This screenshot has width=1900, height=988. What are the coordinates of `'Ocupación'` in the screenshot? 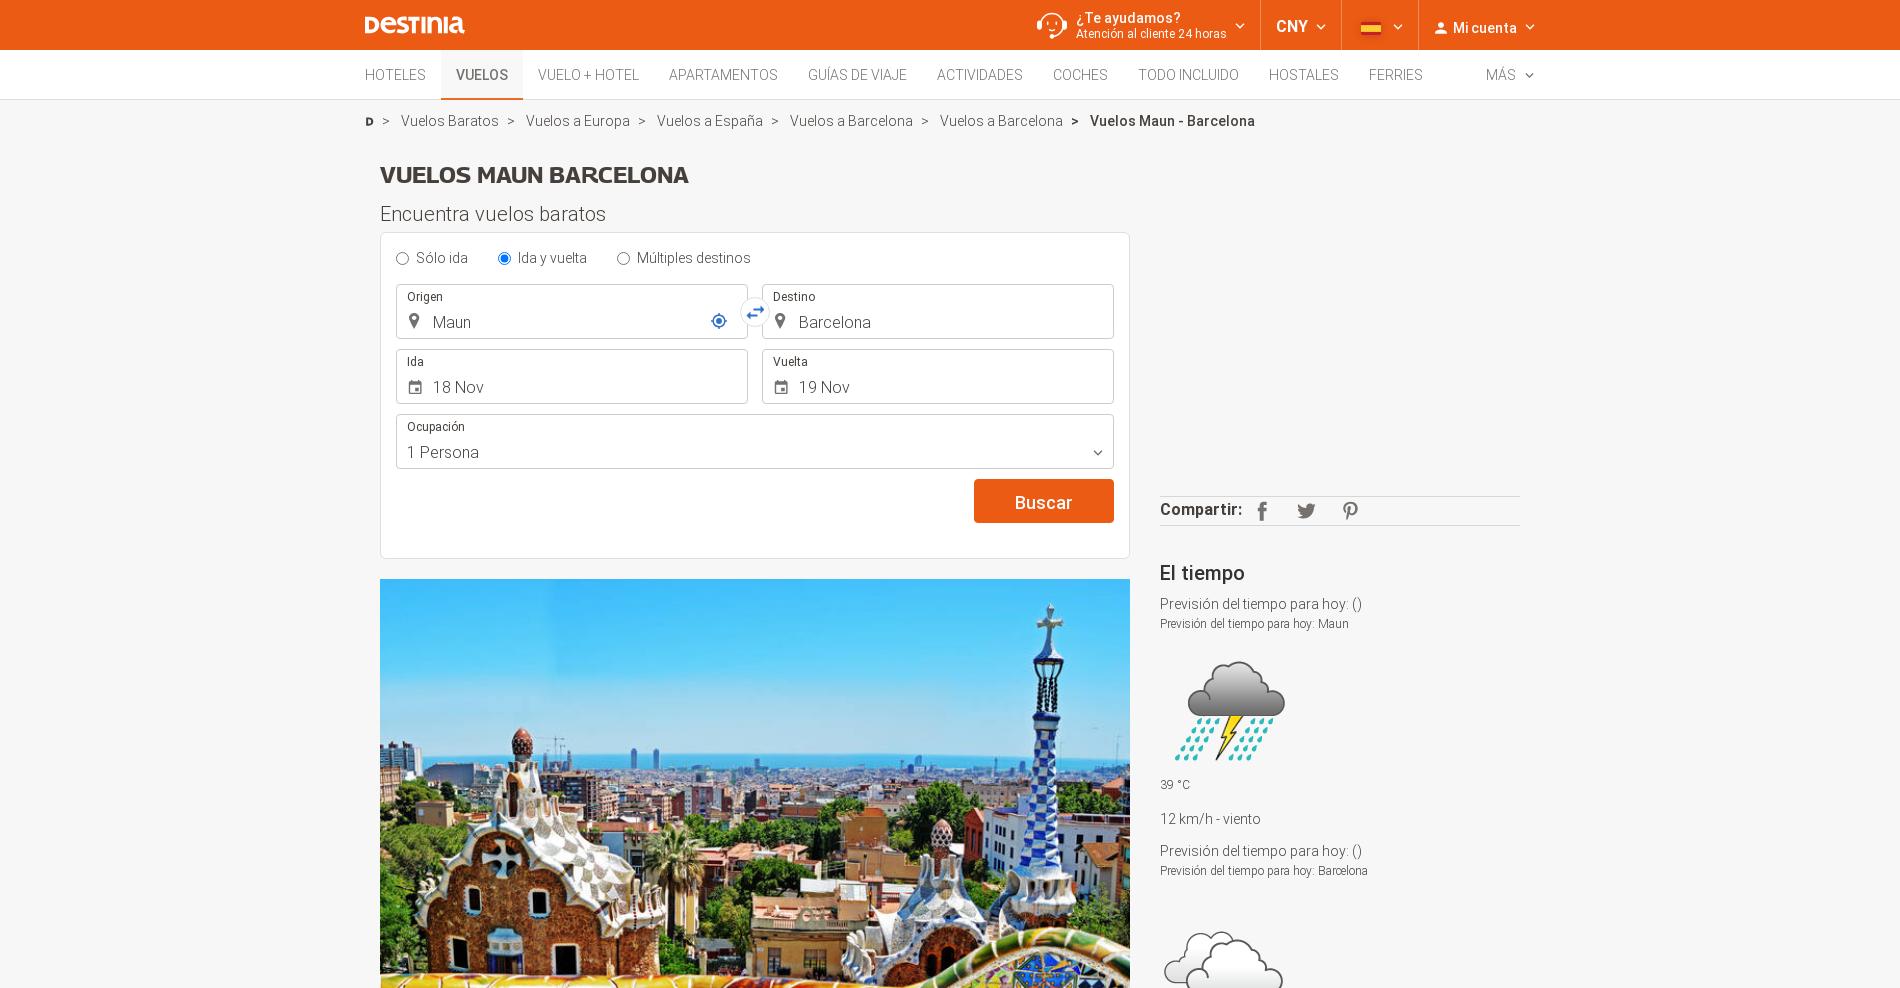 It's located at (435, 426).